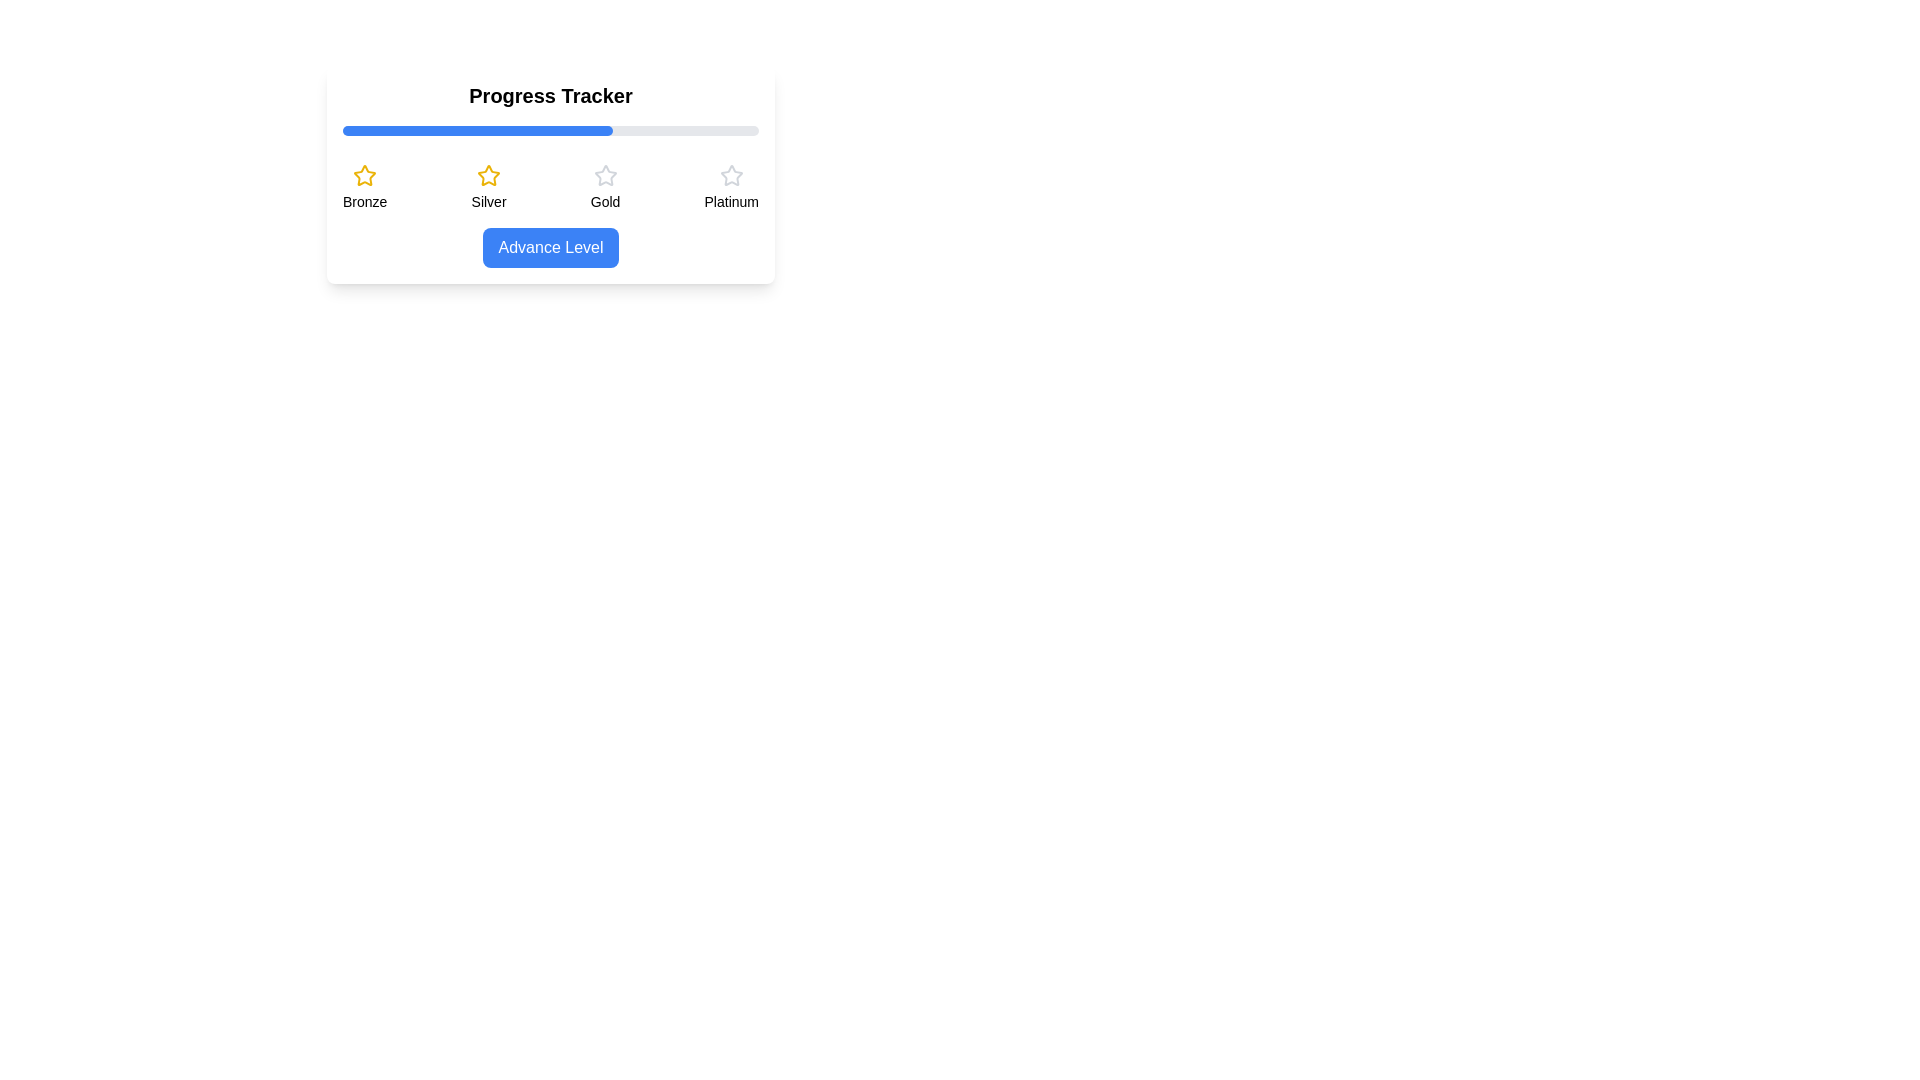 The image size is (1920, 1080). What do you see at coordinates (604, 174) in the screenshot?
I see `the 'Gold' progress level icon, which is the third star icon in a horizontal row located under the progress bar` at bounding box center [604, 174].